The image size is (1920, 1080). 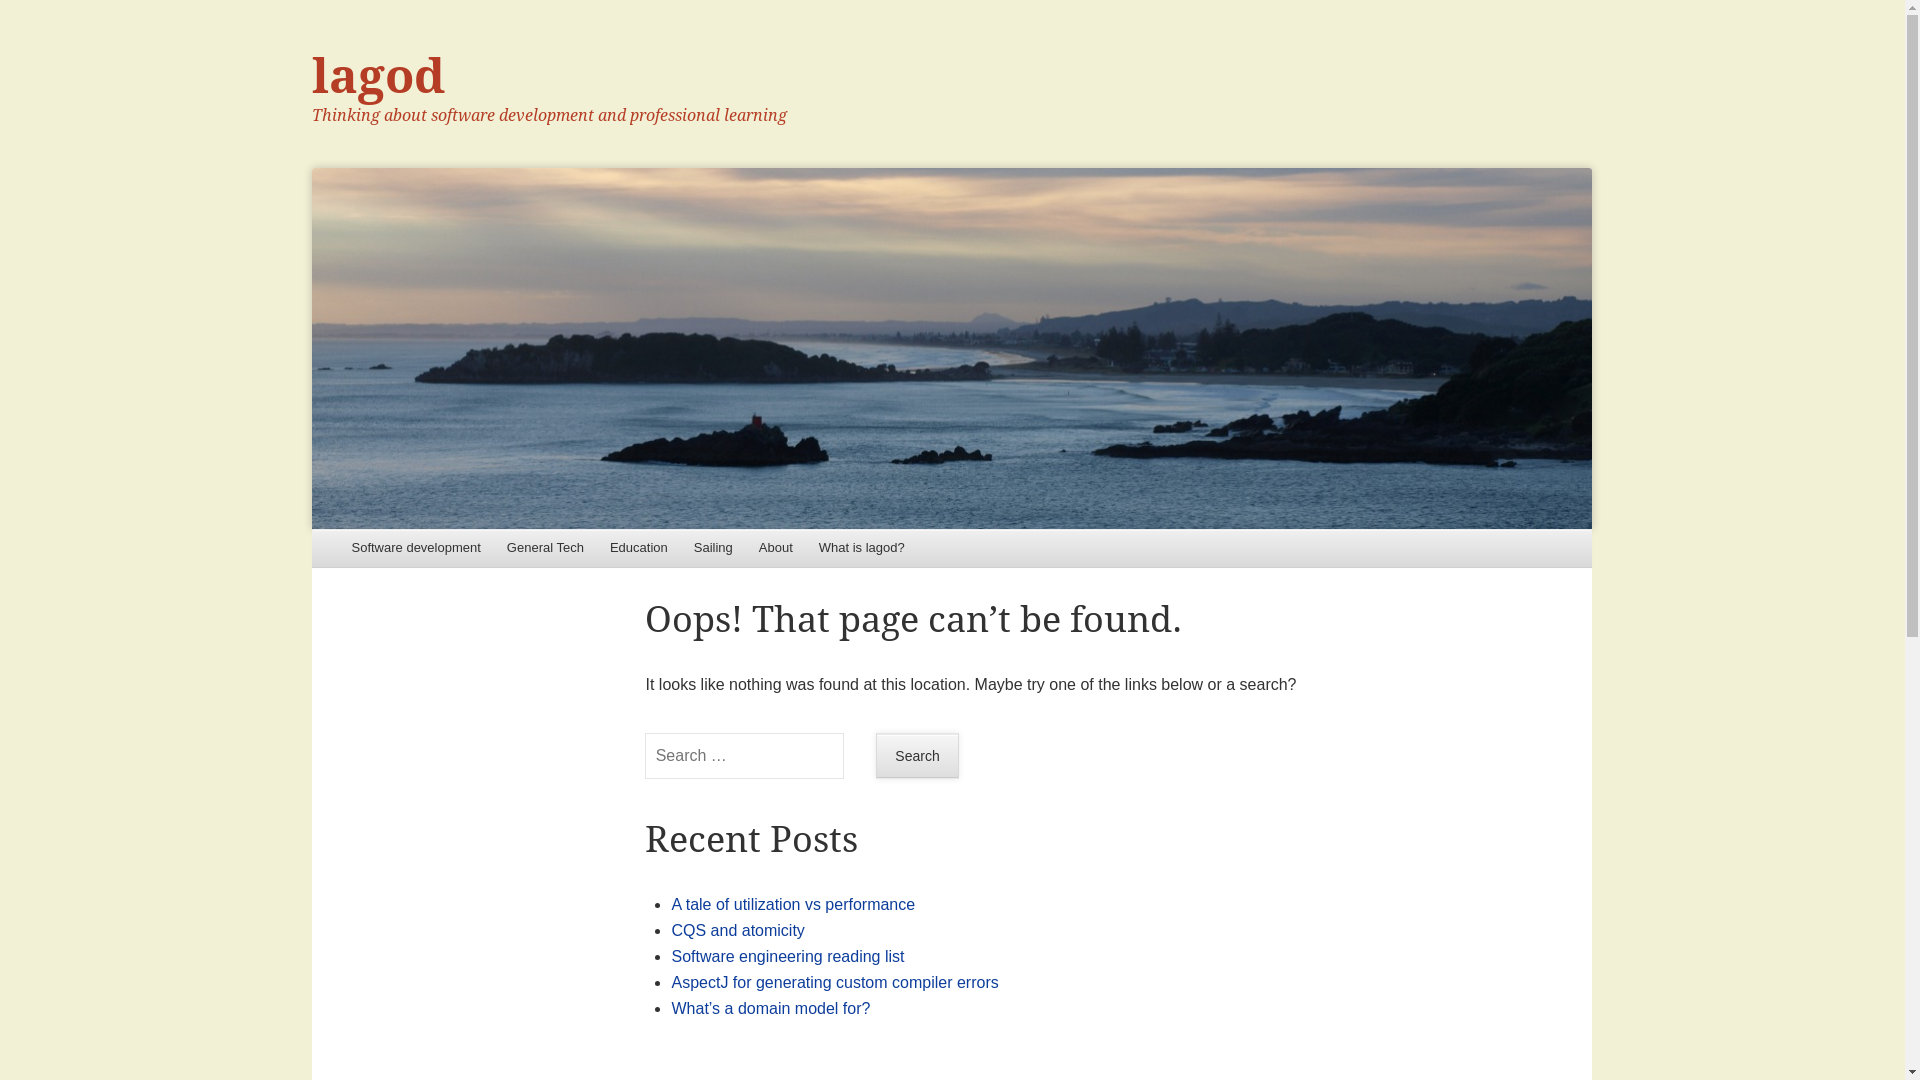 What do you see at coordinates (671, 904) in the screenshot?
I see `'A tale of utilization vs performance'` at bounding box center [671, 904].